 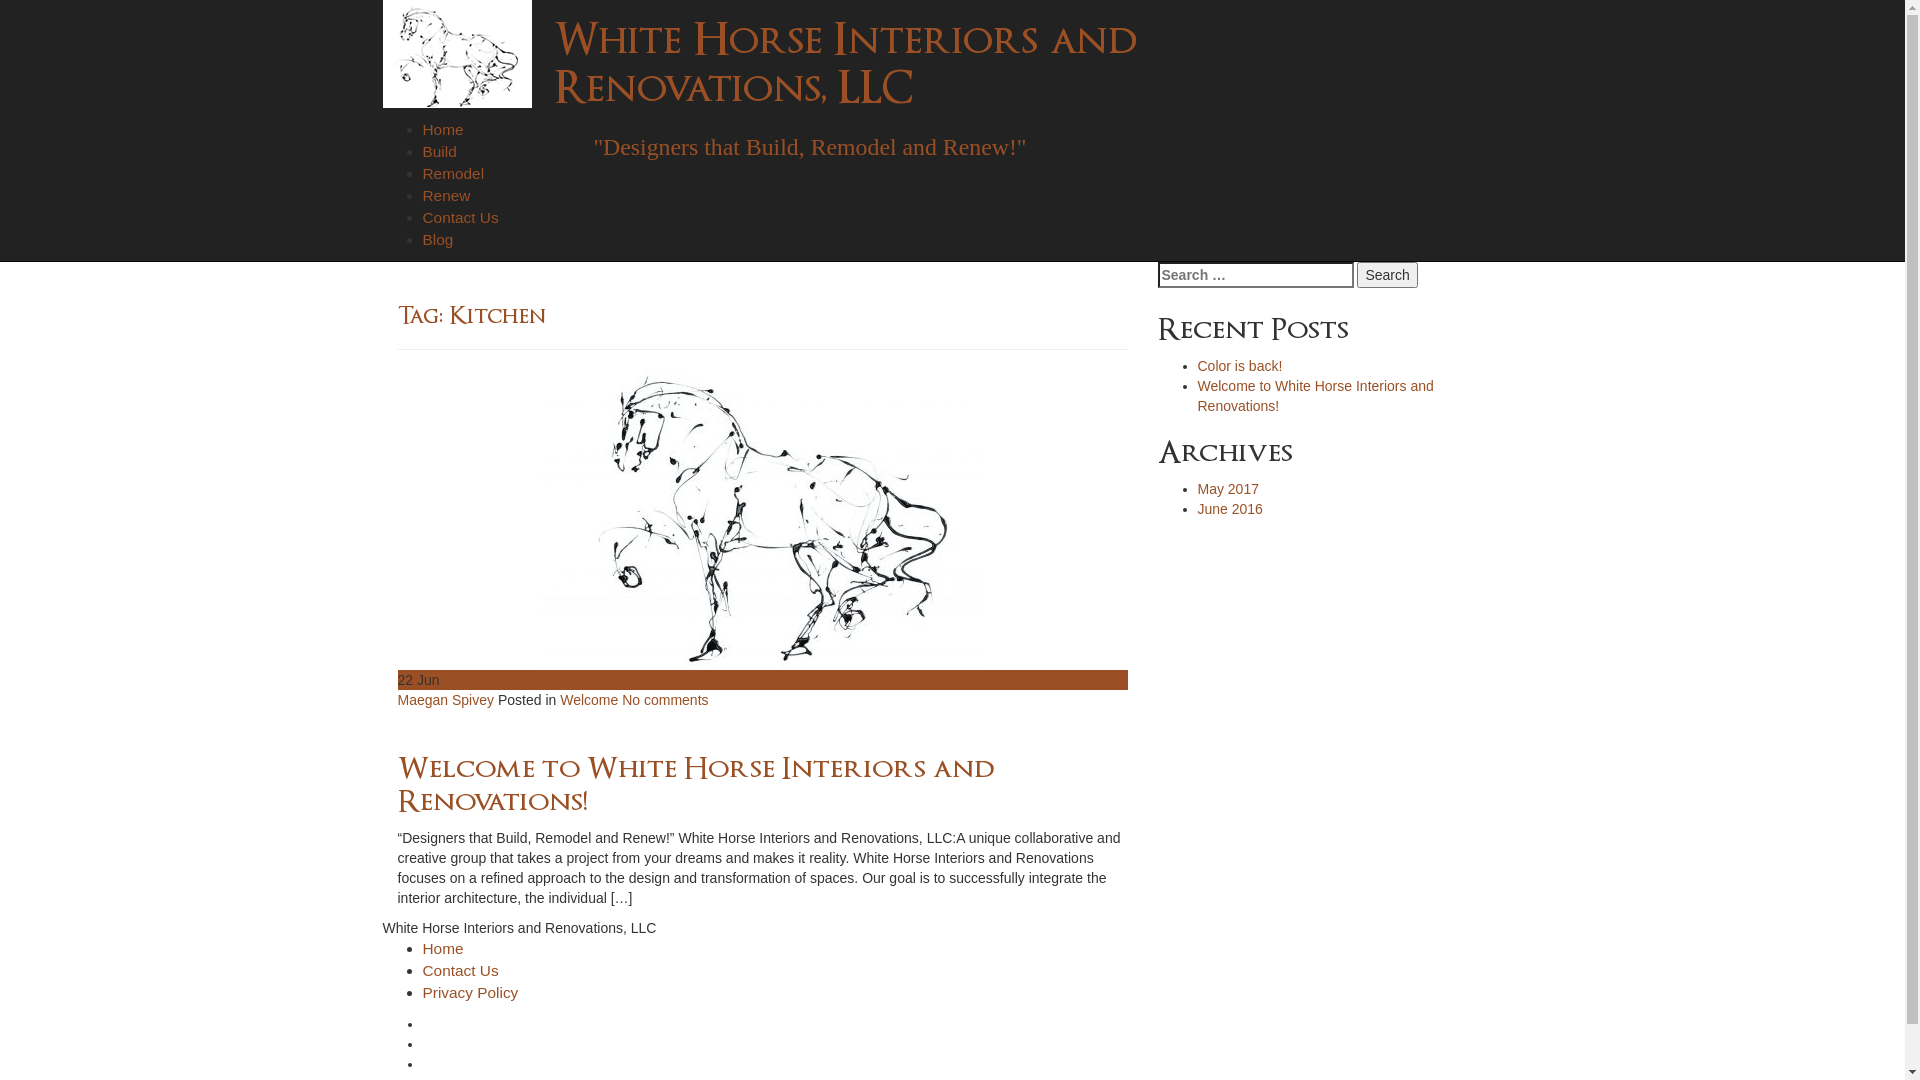 What do you see at coordinates (1239, 366) in the screenshot?
I see `'Color is back!'` at bounding box center [1239, 366].